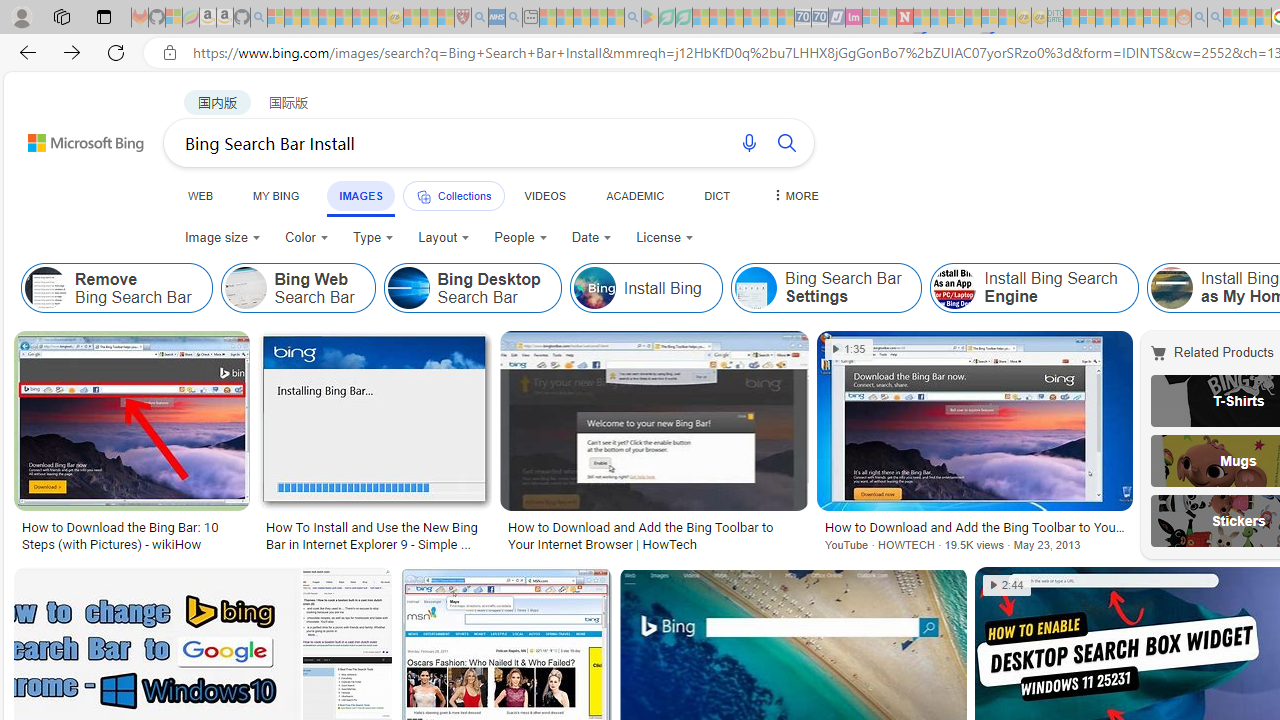 The height and width of the screenshot is (720, 1280). What do you see at coordinates (297, 288) in the screenshot?
I see `'Bing Web Search Bar'` at bounding box center [297, 288].